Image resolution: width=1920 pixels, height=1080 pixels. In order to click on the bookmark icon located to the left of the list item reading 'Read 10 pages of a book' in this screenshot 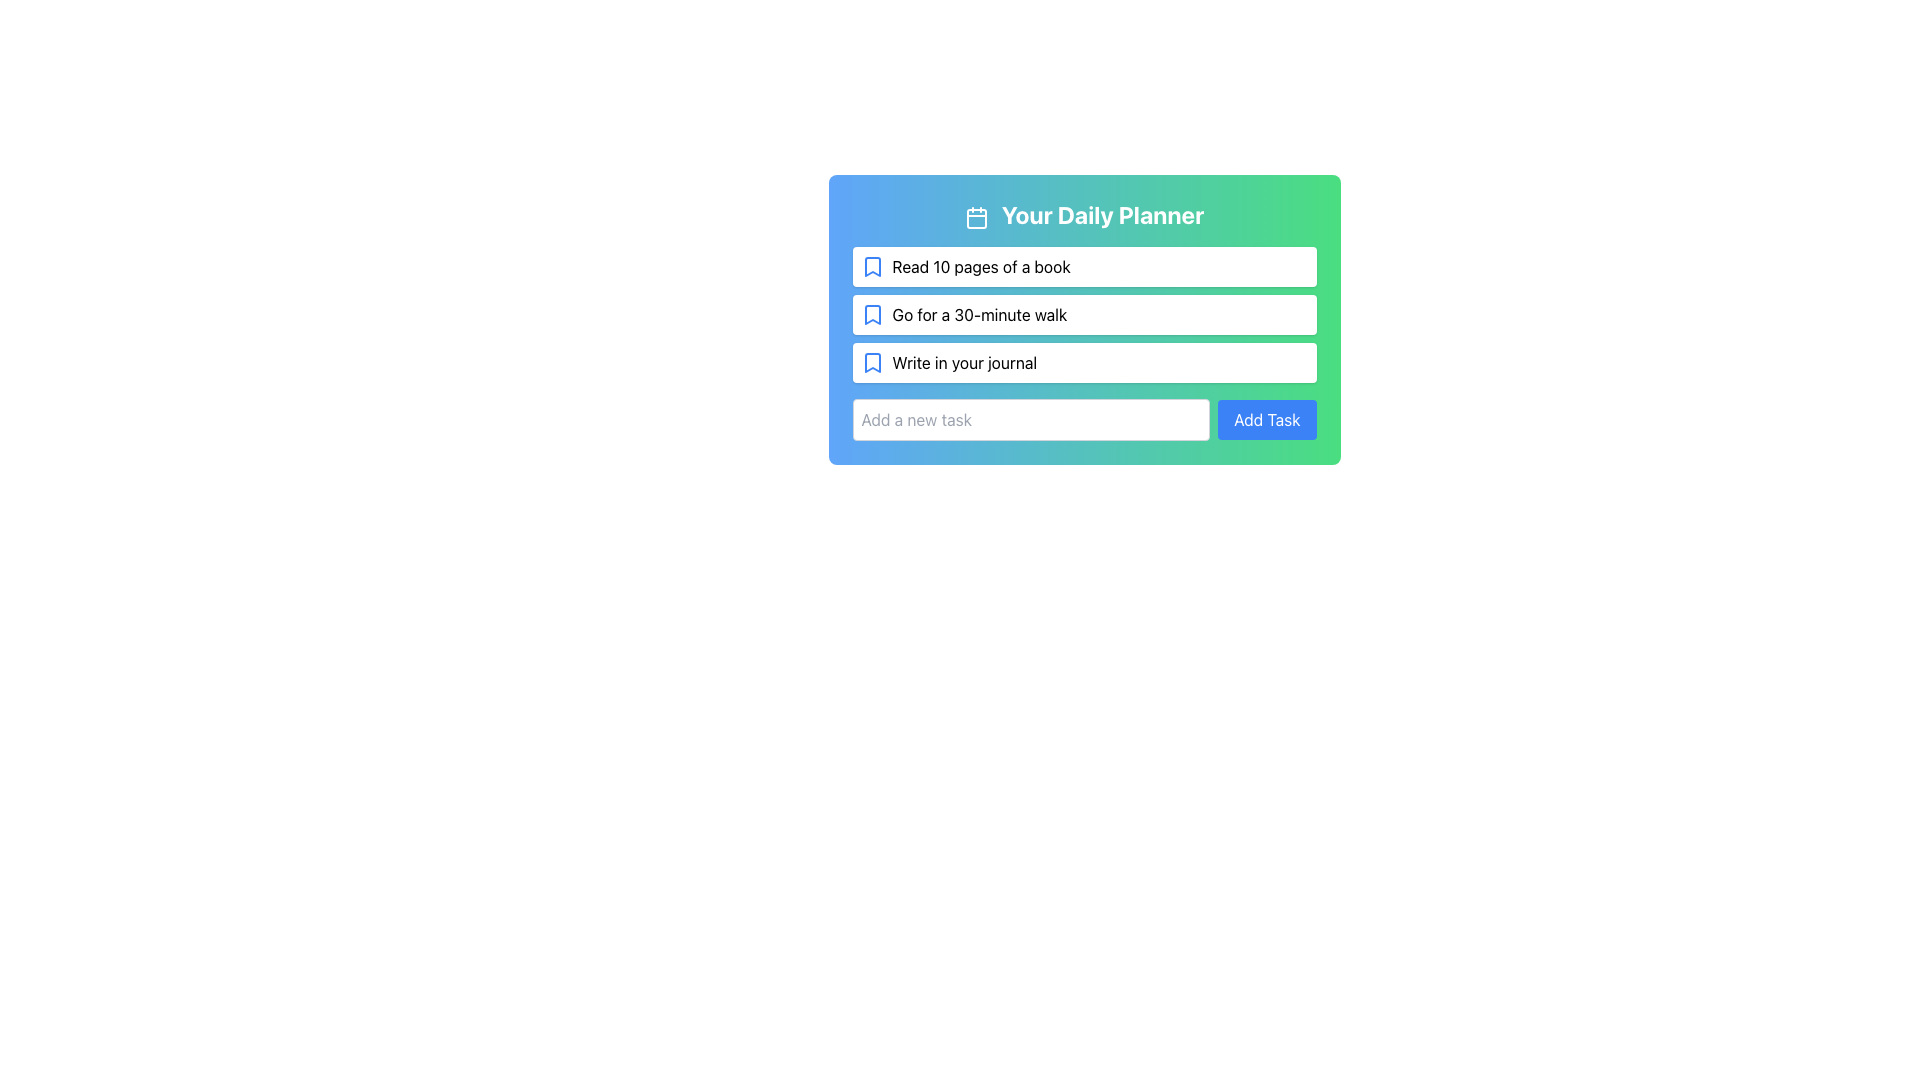, I will do `click(872, 265)`.